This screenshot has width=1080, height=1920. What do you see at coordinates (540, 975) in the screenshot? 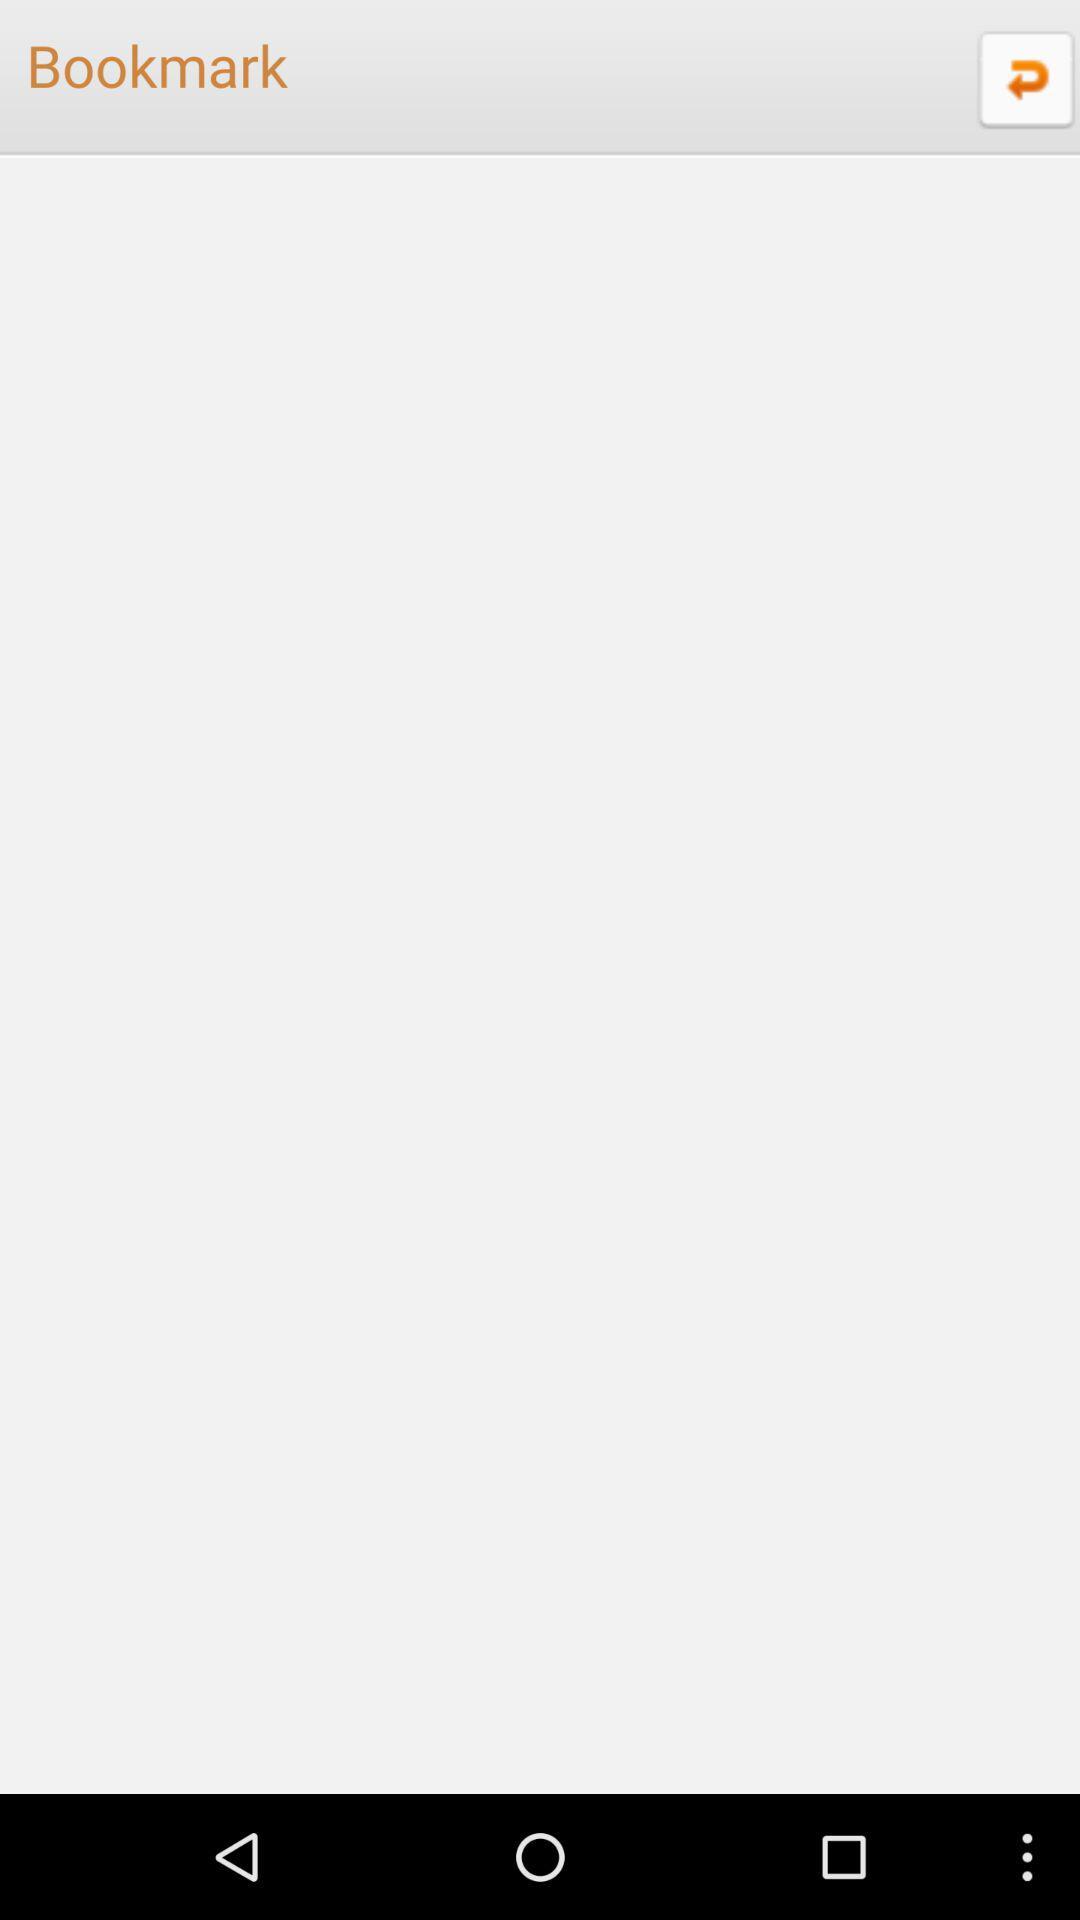
I see `item at the center` at bounding box center [540, 975].